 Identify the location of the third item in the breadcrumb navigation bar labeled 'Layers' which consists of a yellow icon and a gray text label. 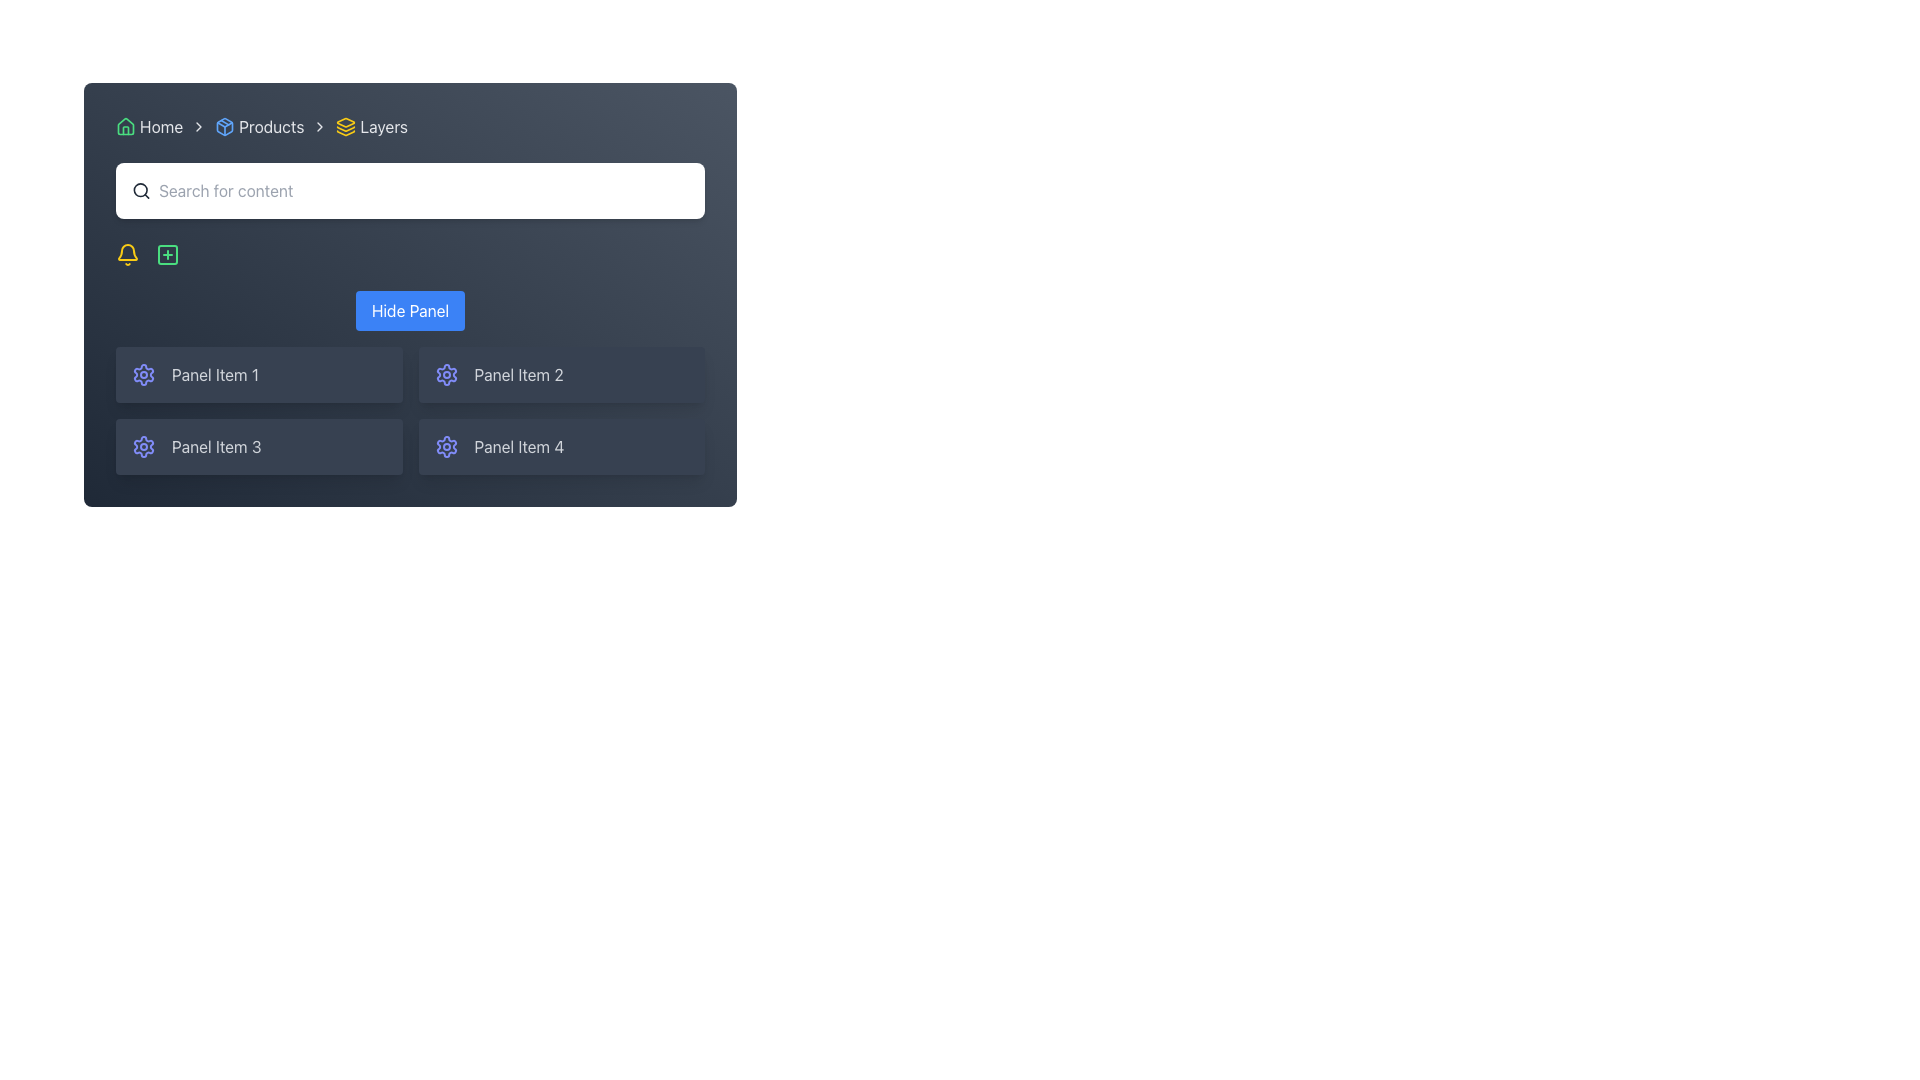
(372, 127).